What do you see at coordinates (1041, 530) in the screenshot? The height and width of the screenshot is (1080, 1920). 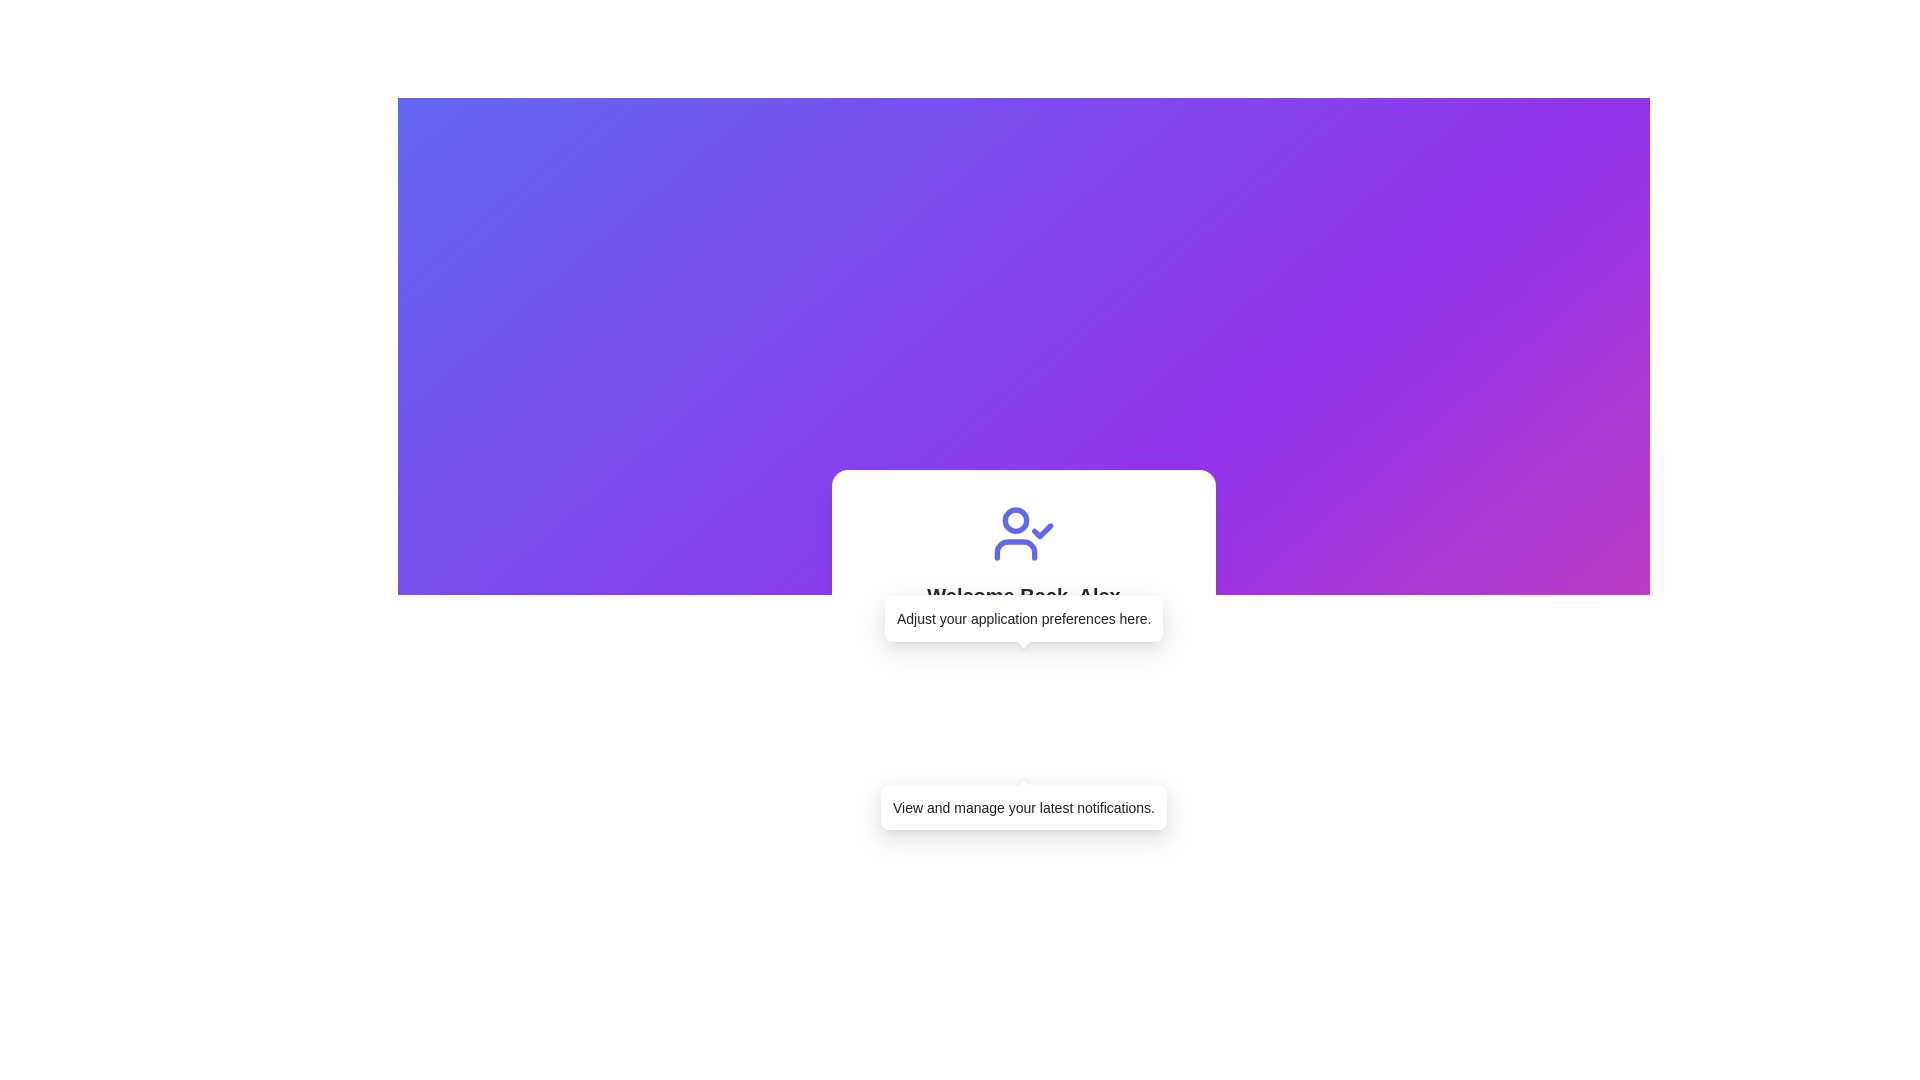 I see `the checkmark icon, which is a blue SVG element overlaying the user icon's right shoulder` at bounding box center [1041, 530].